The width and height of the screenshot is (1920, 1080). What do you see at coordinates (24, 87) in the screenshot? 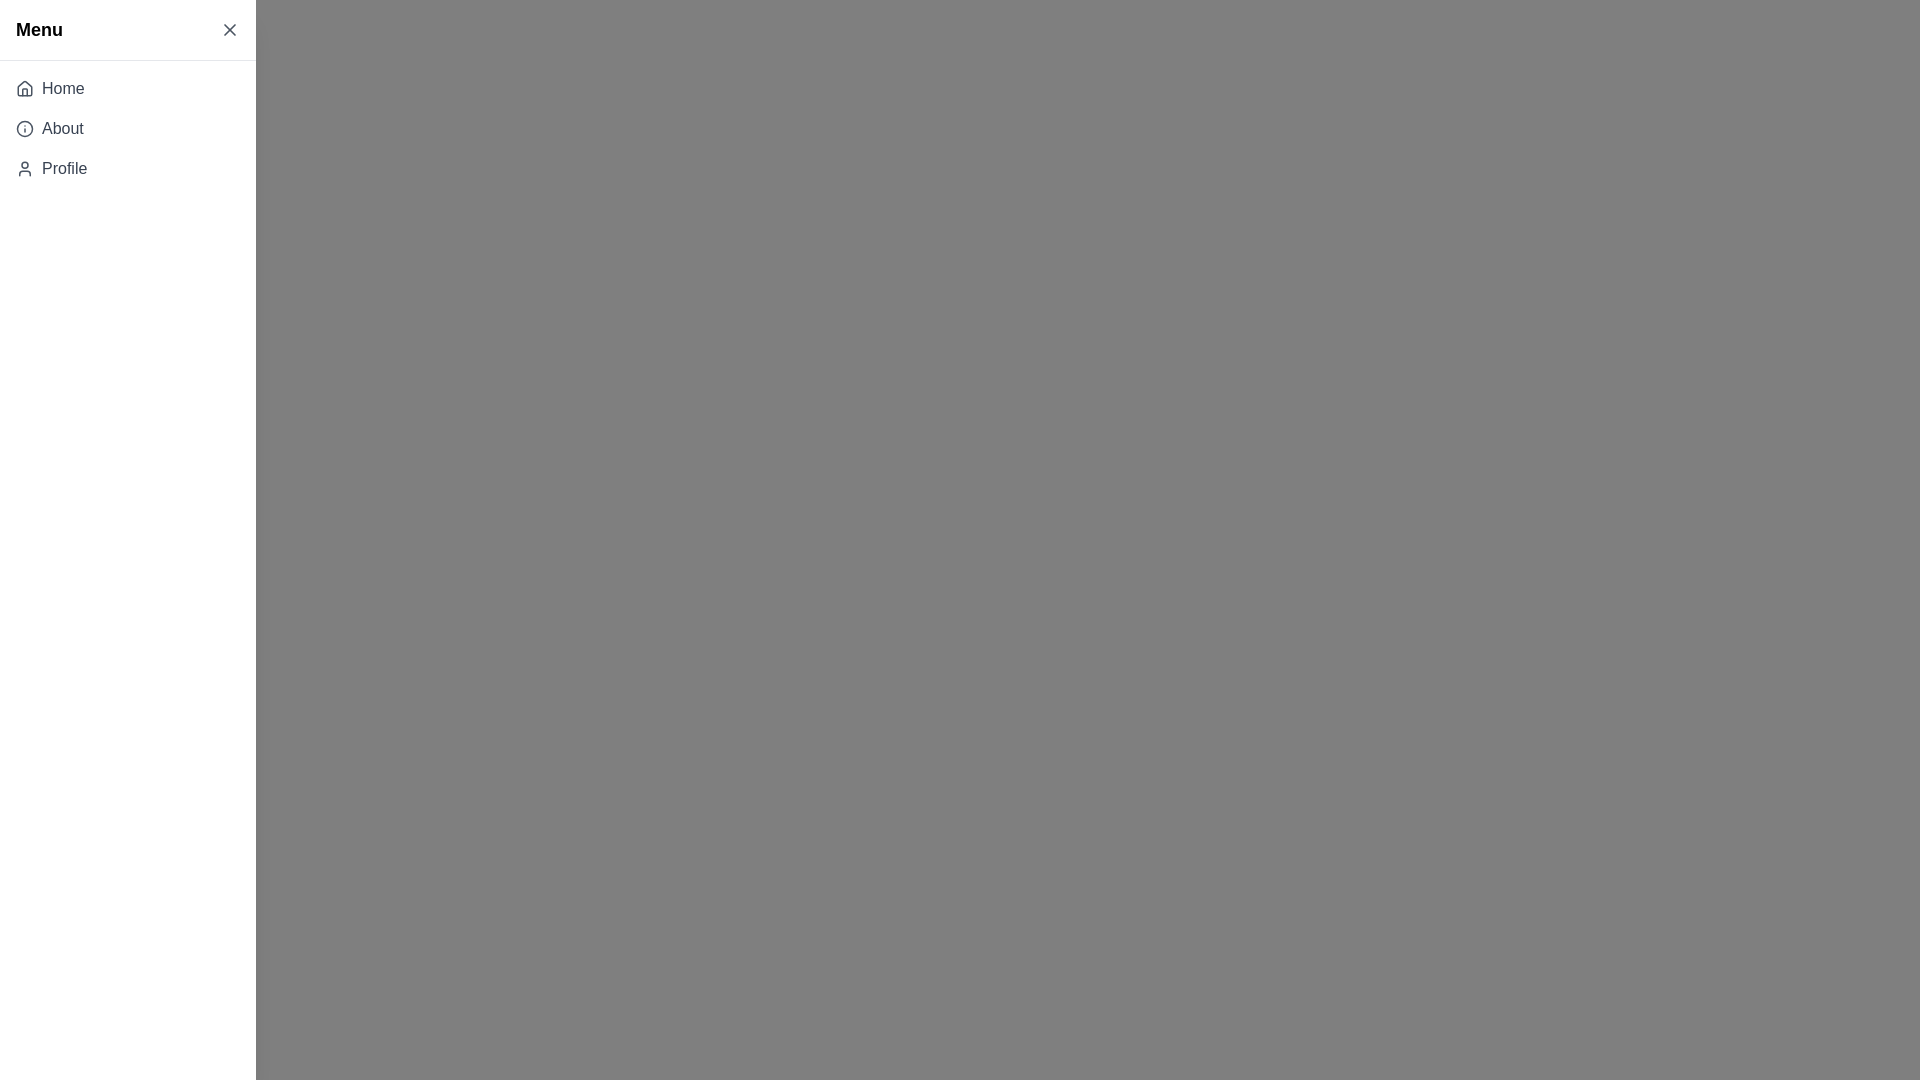
I see `the house icon with a rounded outline that is visually placed alongside the text 'Home'` at bounding box center [24, 87].